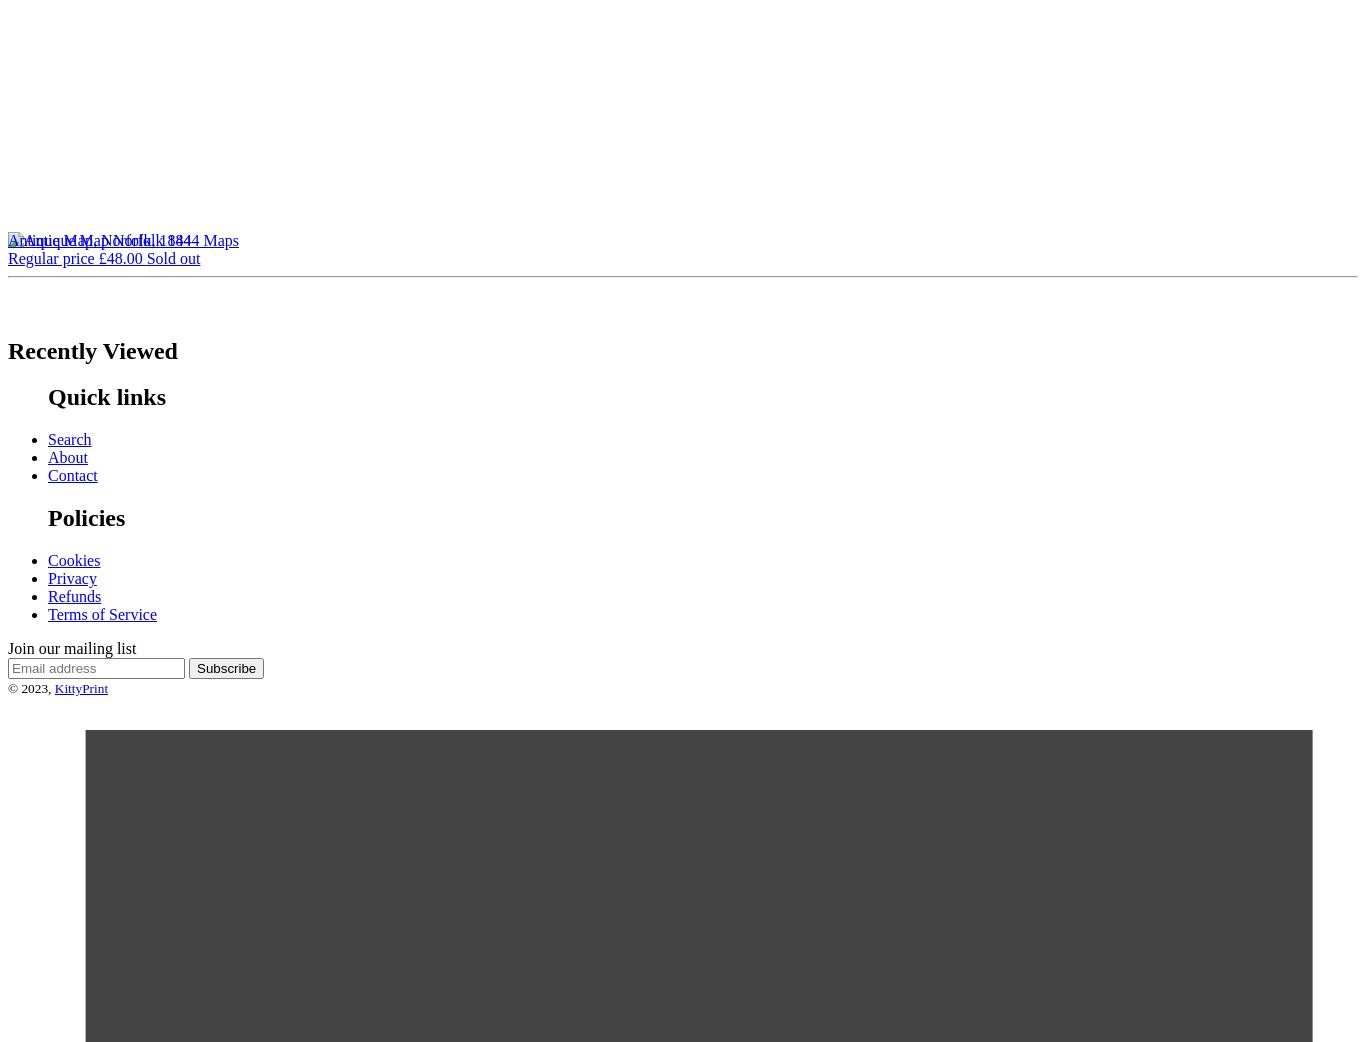 The image size is (1366, 1042). What do you see at coordinates (71, 648) in the screenshot?
I see `'Join our mailing list'` at bounding box center [71, 648].